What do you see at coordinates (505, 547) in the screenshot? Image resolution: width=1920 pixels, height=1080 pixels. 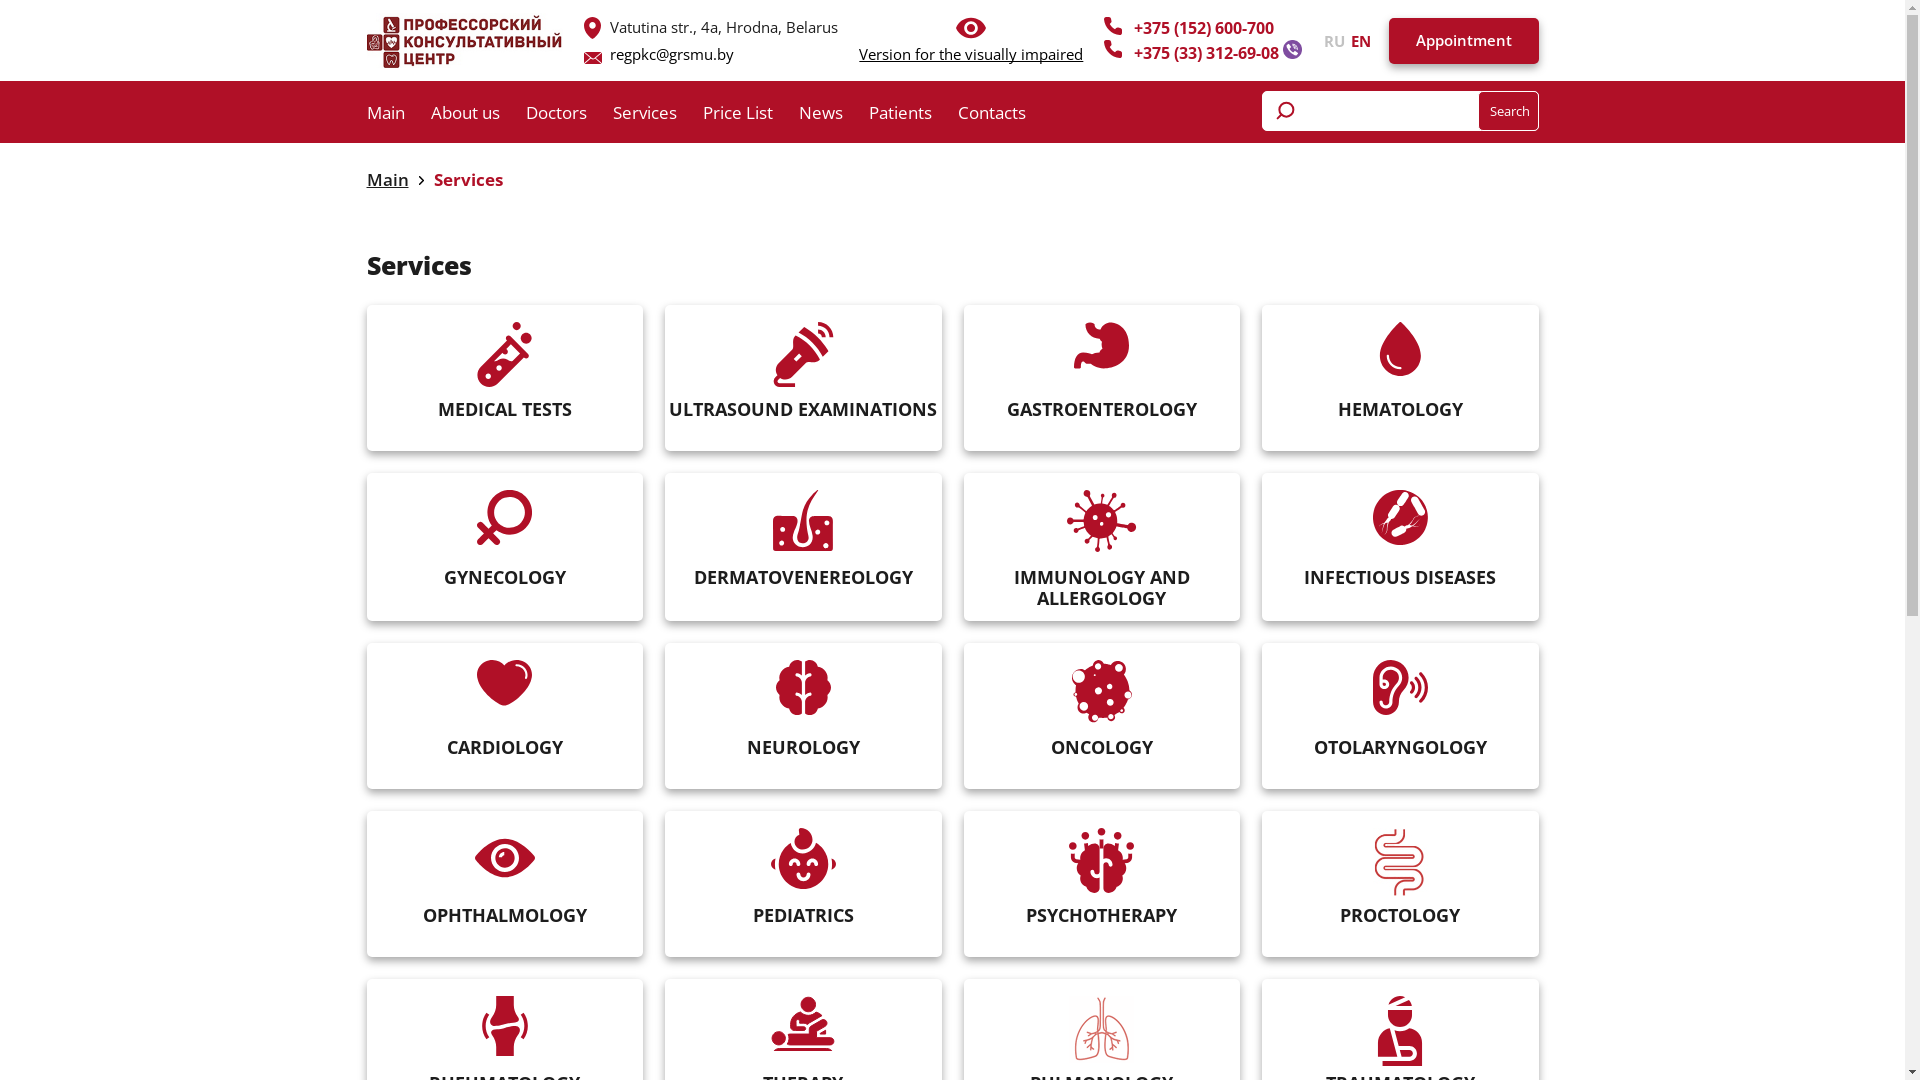 I see `'GYNECOLOGY'` at bounding box center [505, 547].